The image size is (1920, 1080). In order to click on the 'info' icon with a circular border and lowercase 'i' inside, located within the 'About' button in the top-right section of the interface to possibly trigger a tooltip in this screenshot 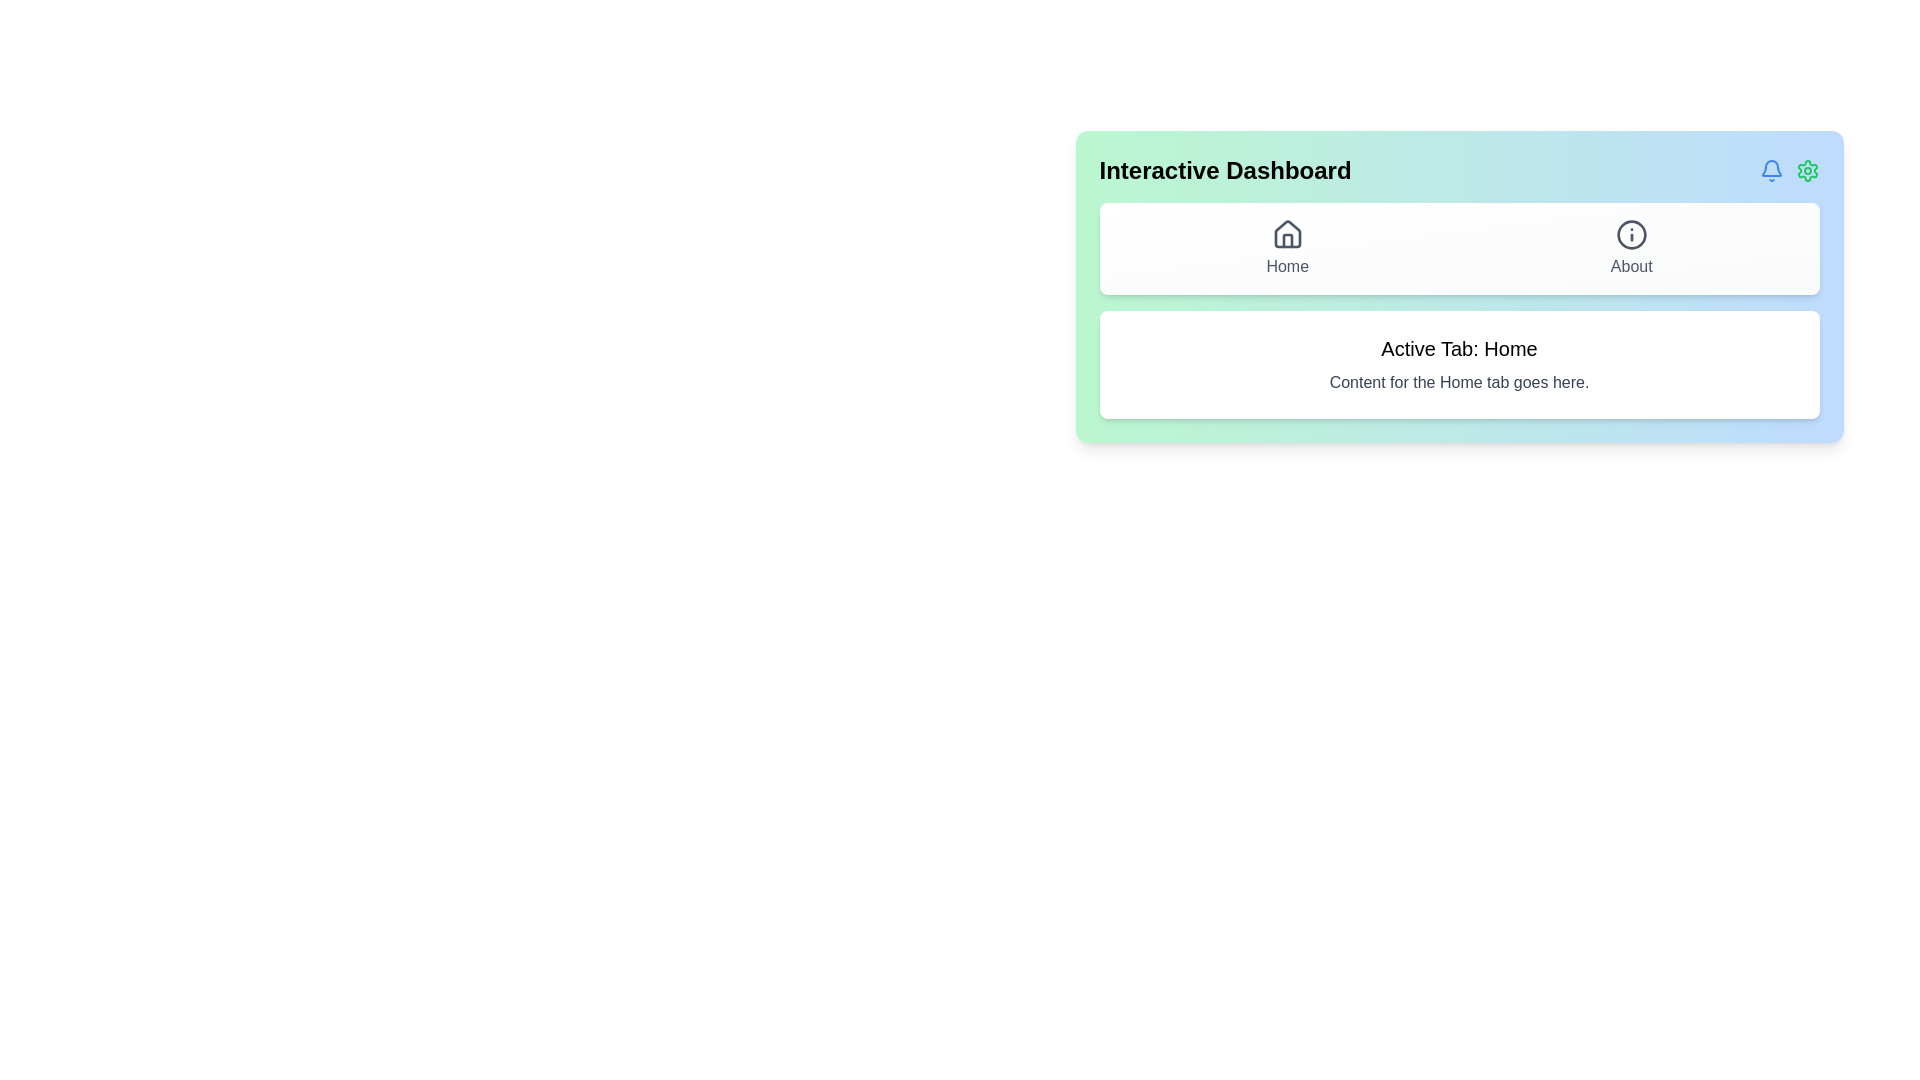, I will do `click(1631, 234)`.